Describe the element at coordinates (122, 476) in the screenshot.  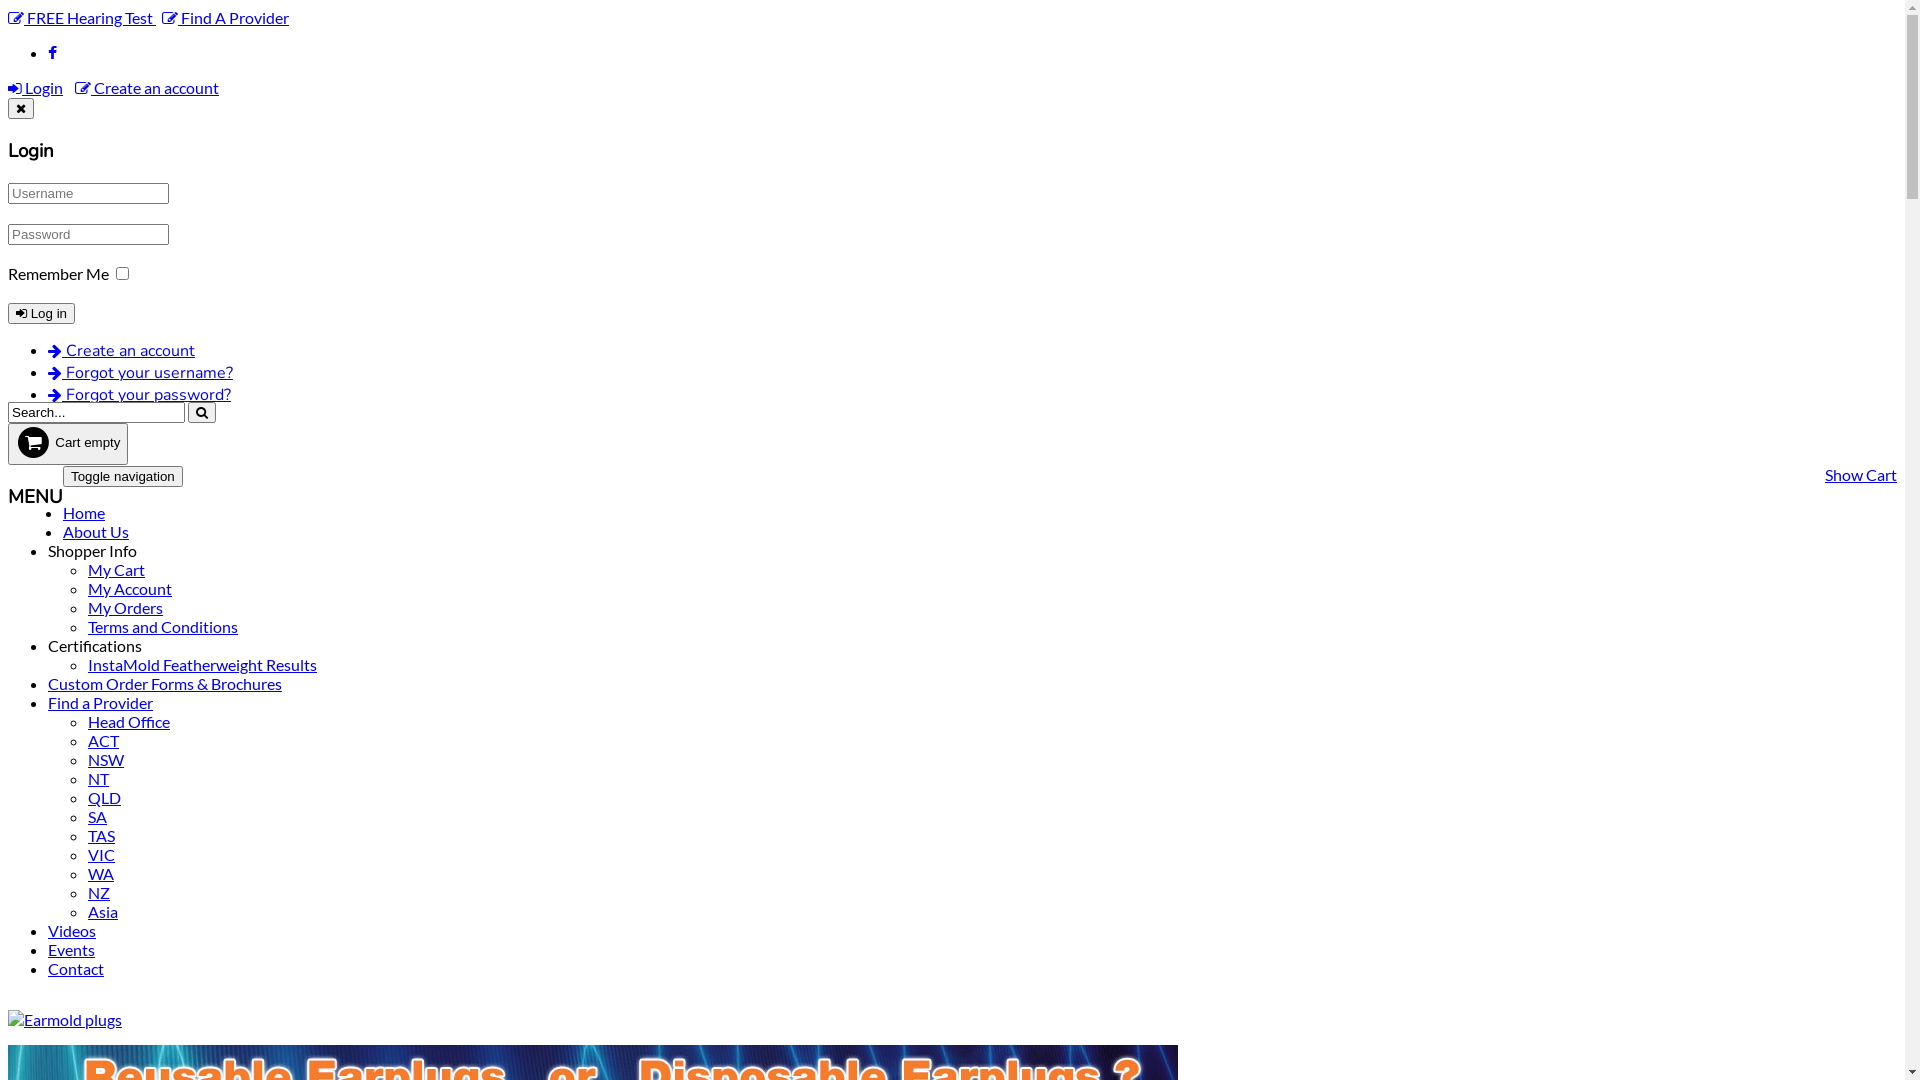
I see `'Toggle navigation'` at that location.